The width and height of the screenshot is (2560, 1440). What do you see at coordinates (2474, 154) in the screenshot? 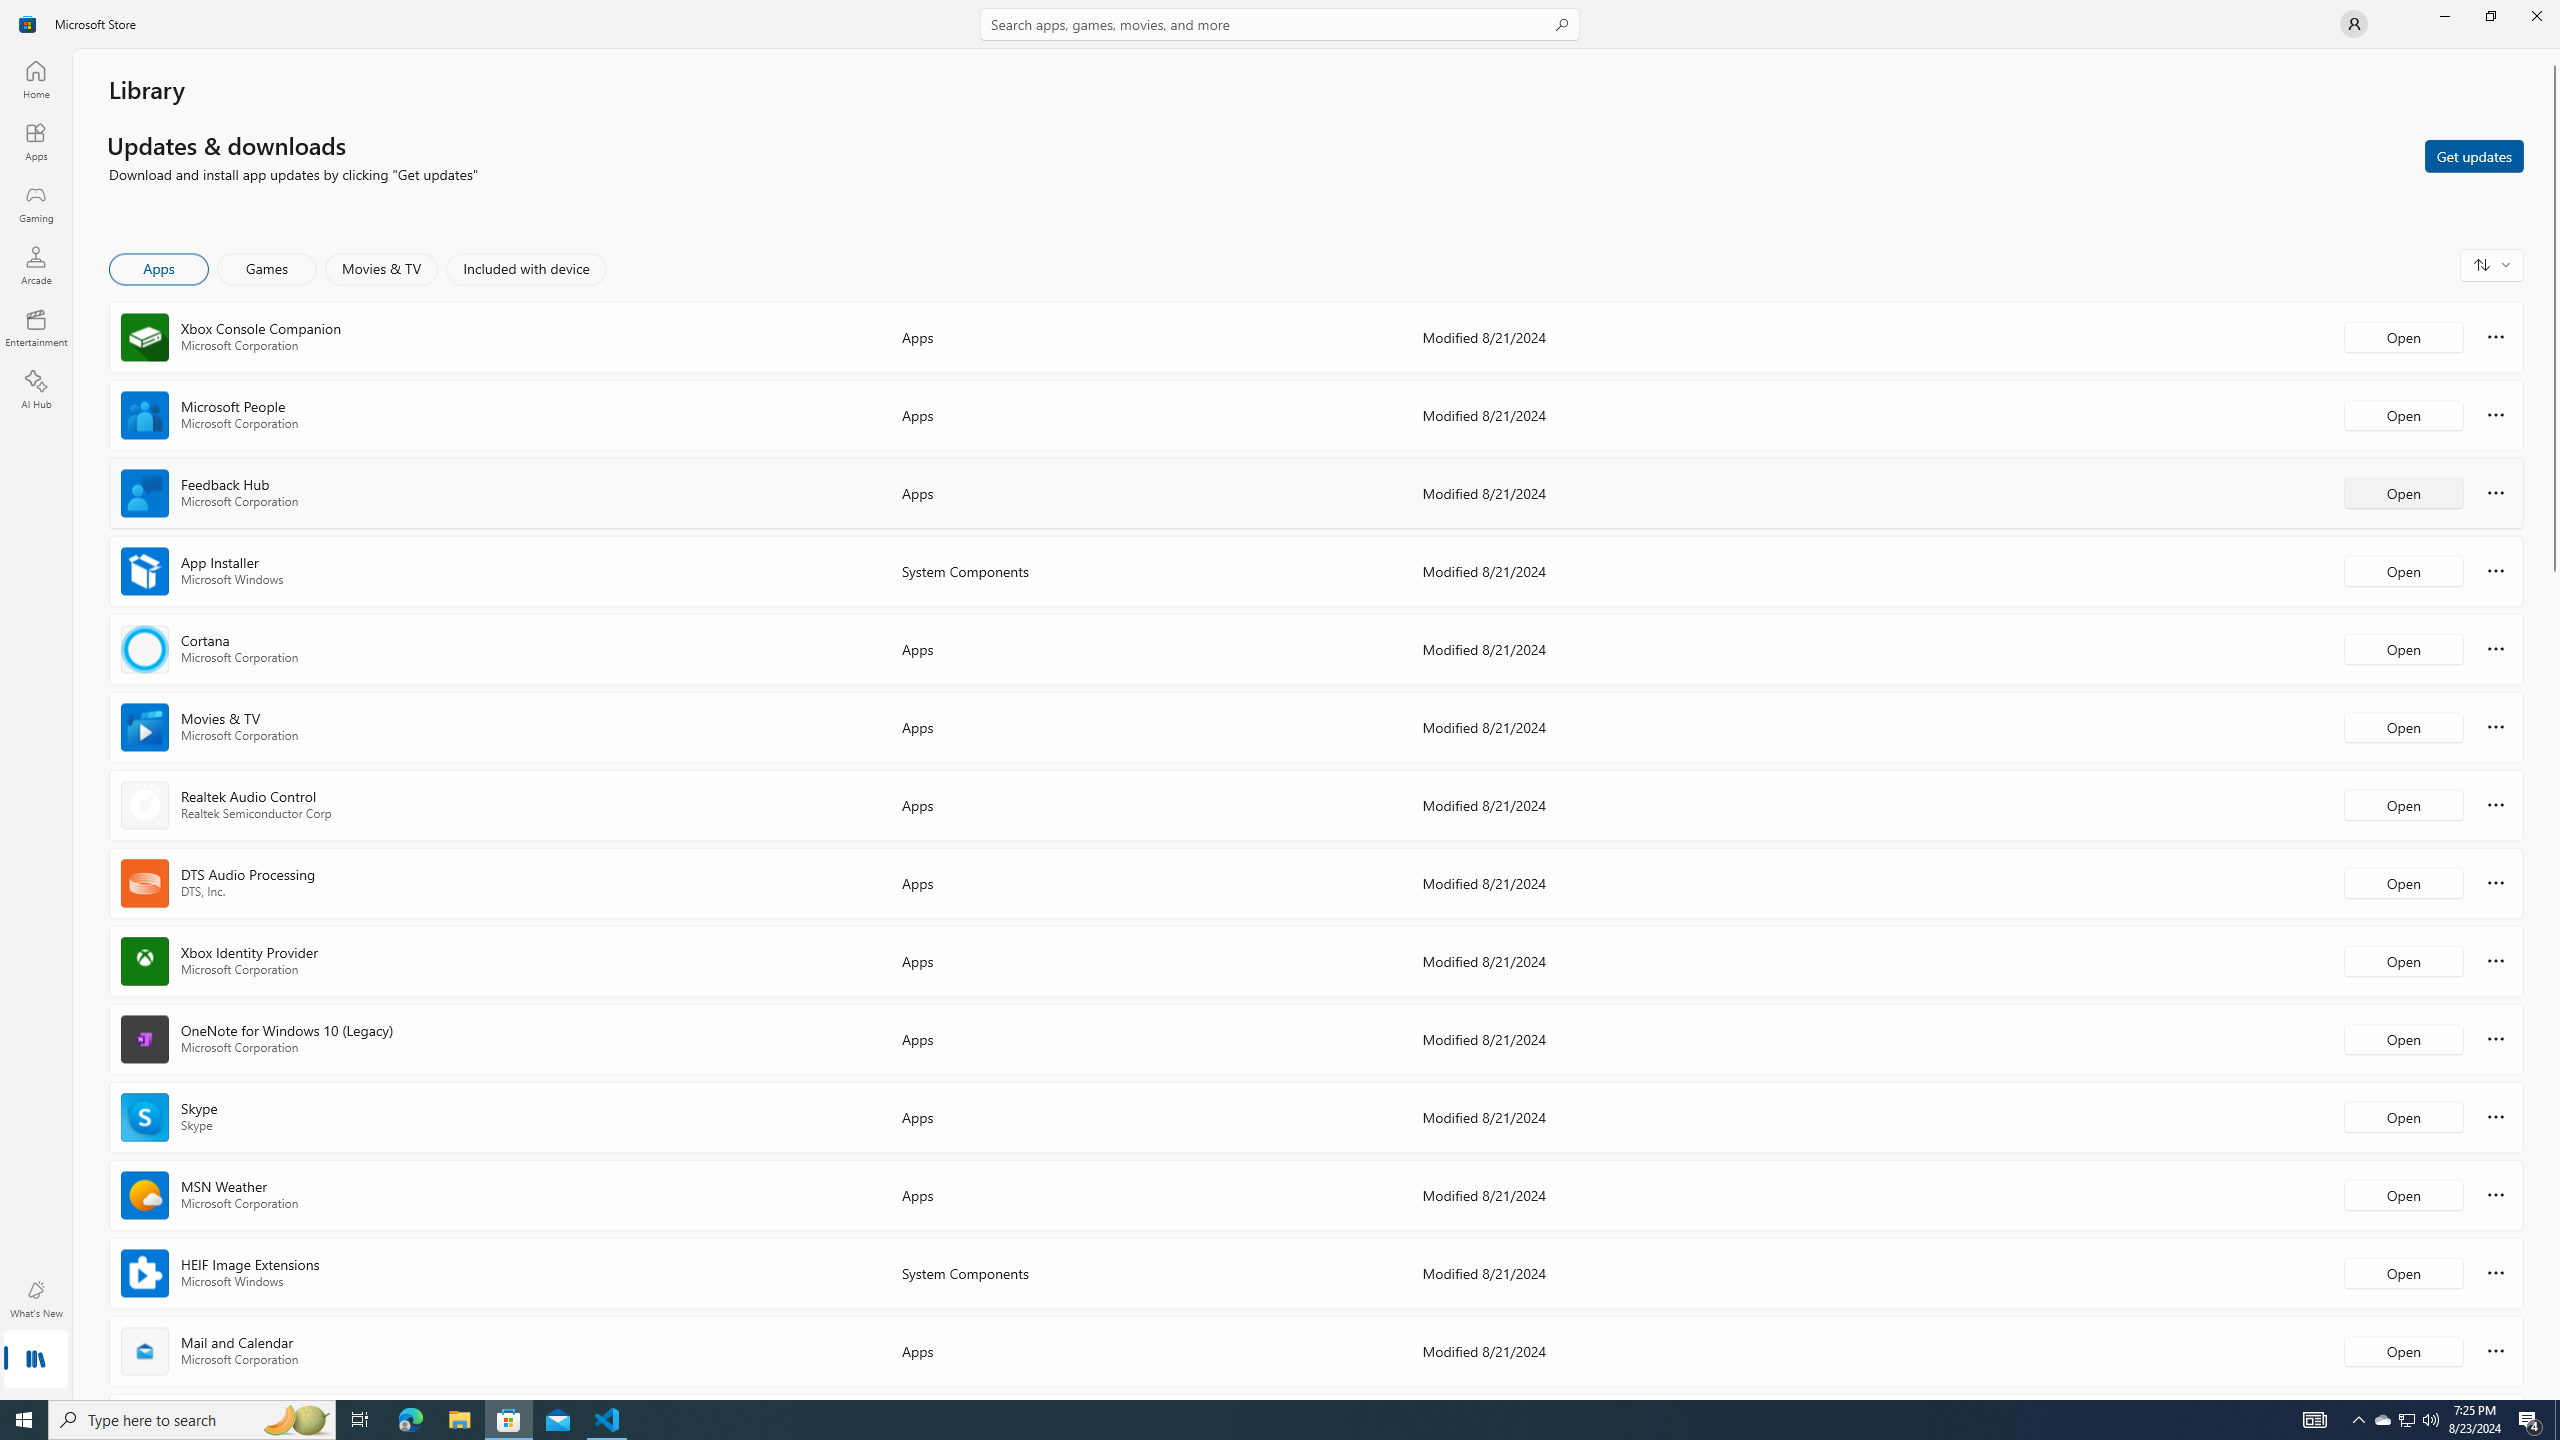
I see `'Get updates'` at bounding box center [2474, 154].